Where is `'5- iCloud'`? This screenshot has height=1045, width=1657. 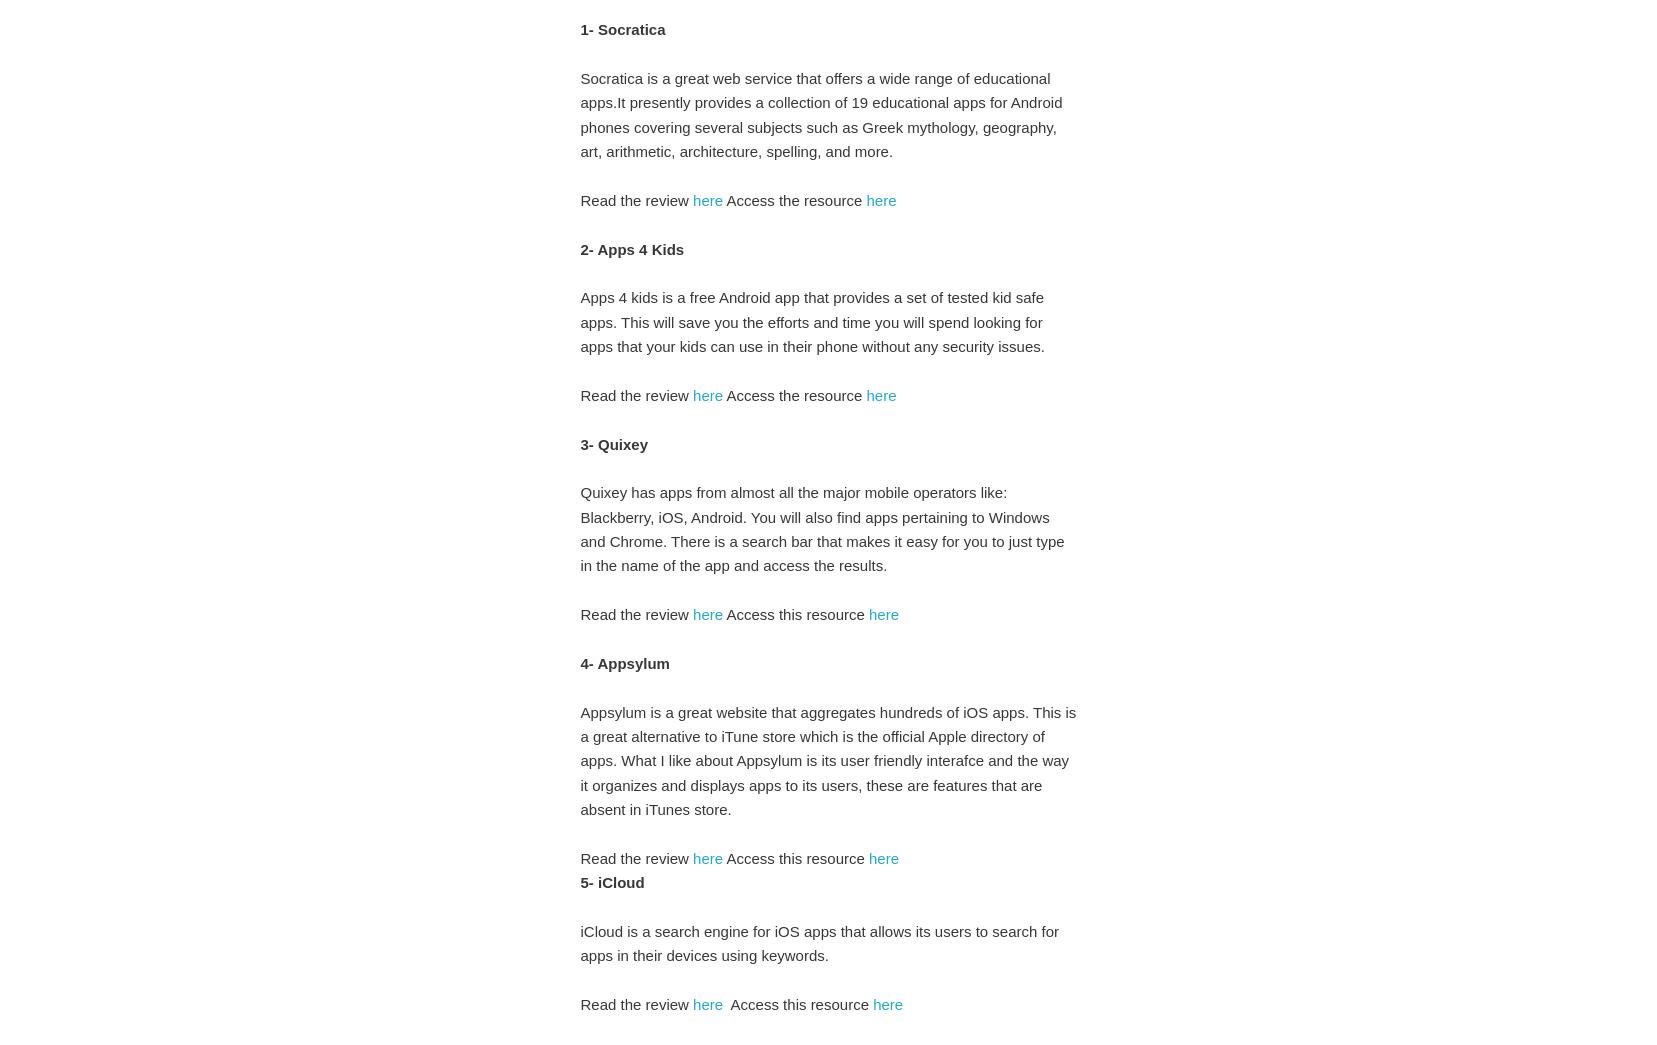
'5- iCloud' is located at coordinates (611, 882).